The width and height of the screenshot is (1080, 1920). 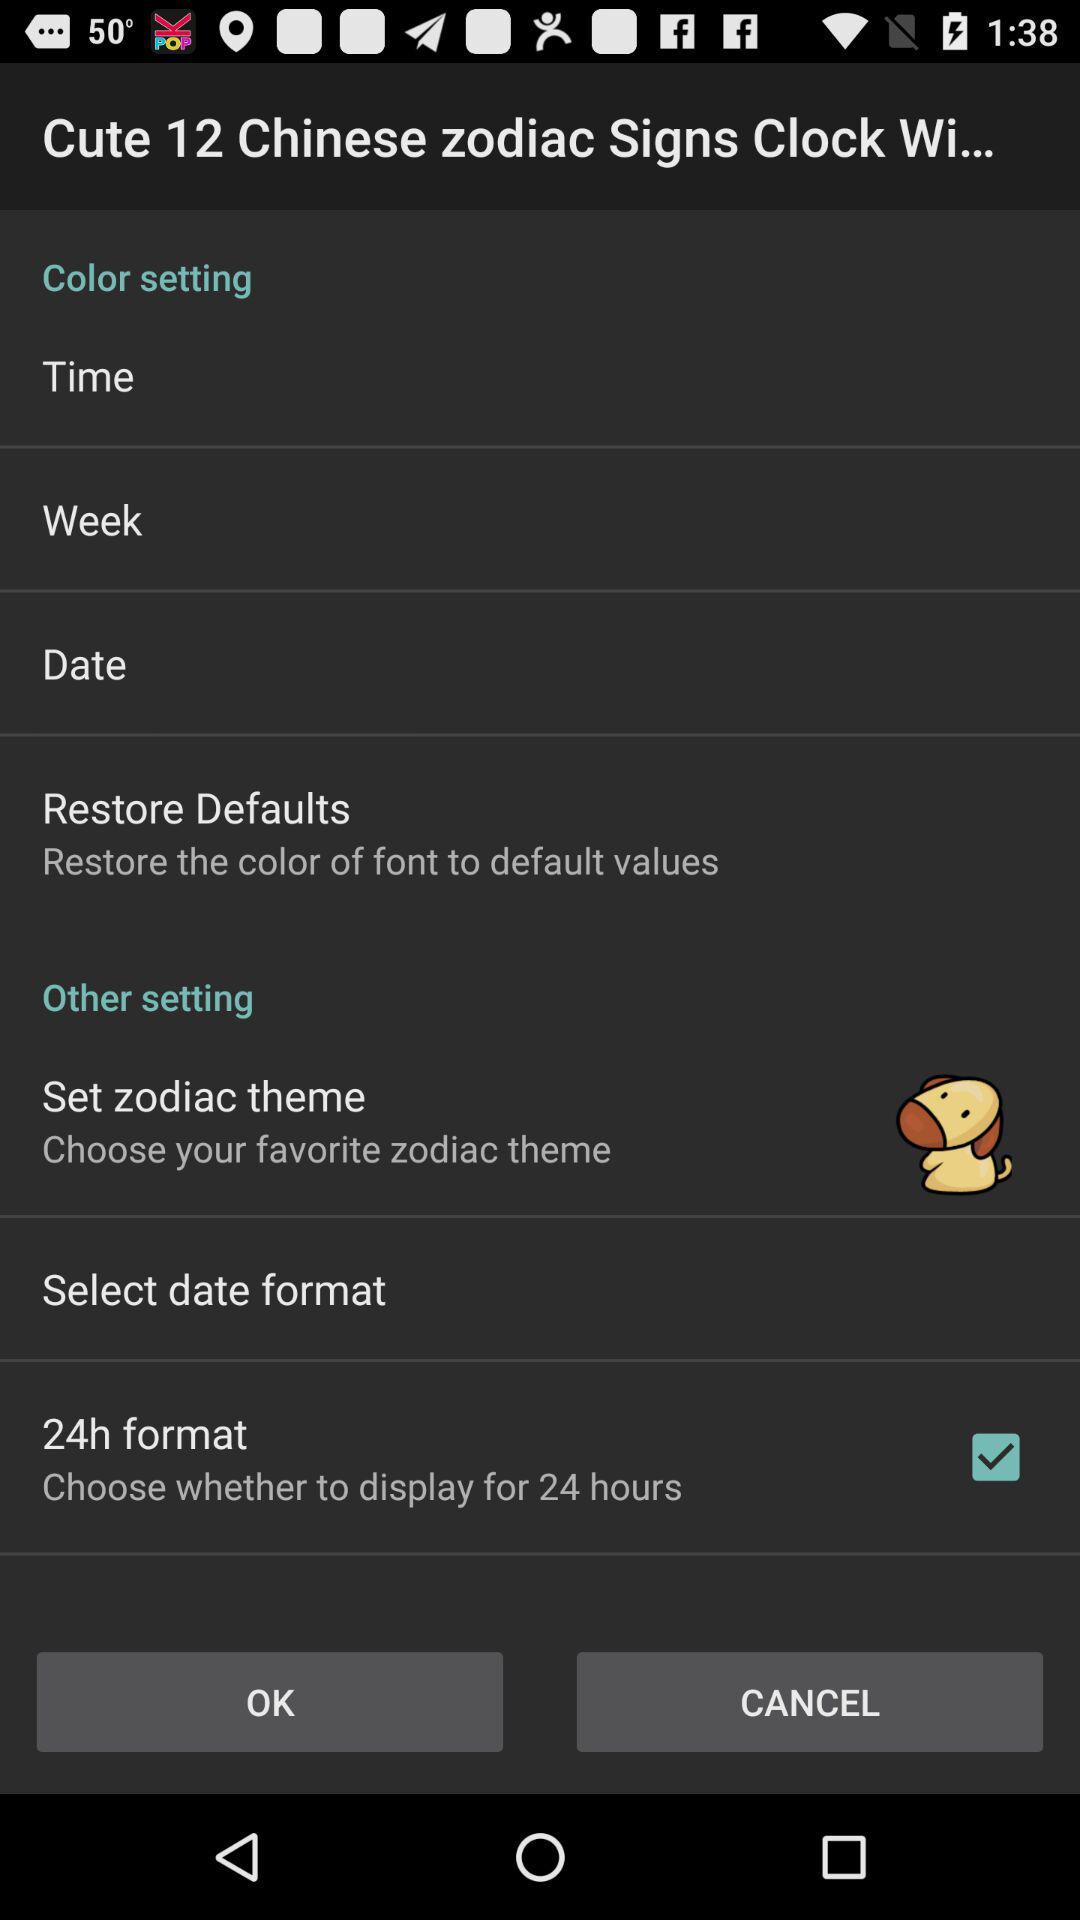 What do you see at coordinates (270, 1701) in the screenshot?
I see `the item next to cancel item` at bounding box center [270, 1701].